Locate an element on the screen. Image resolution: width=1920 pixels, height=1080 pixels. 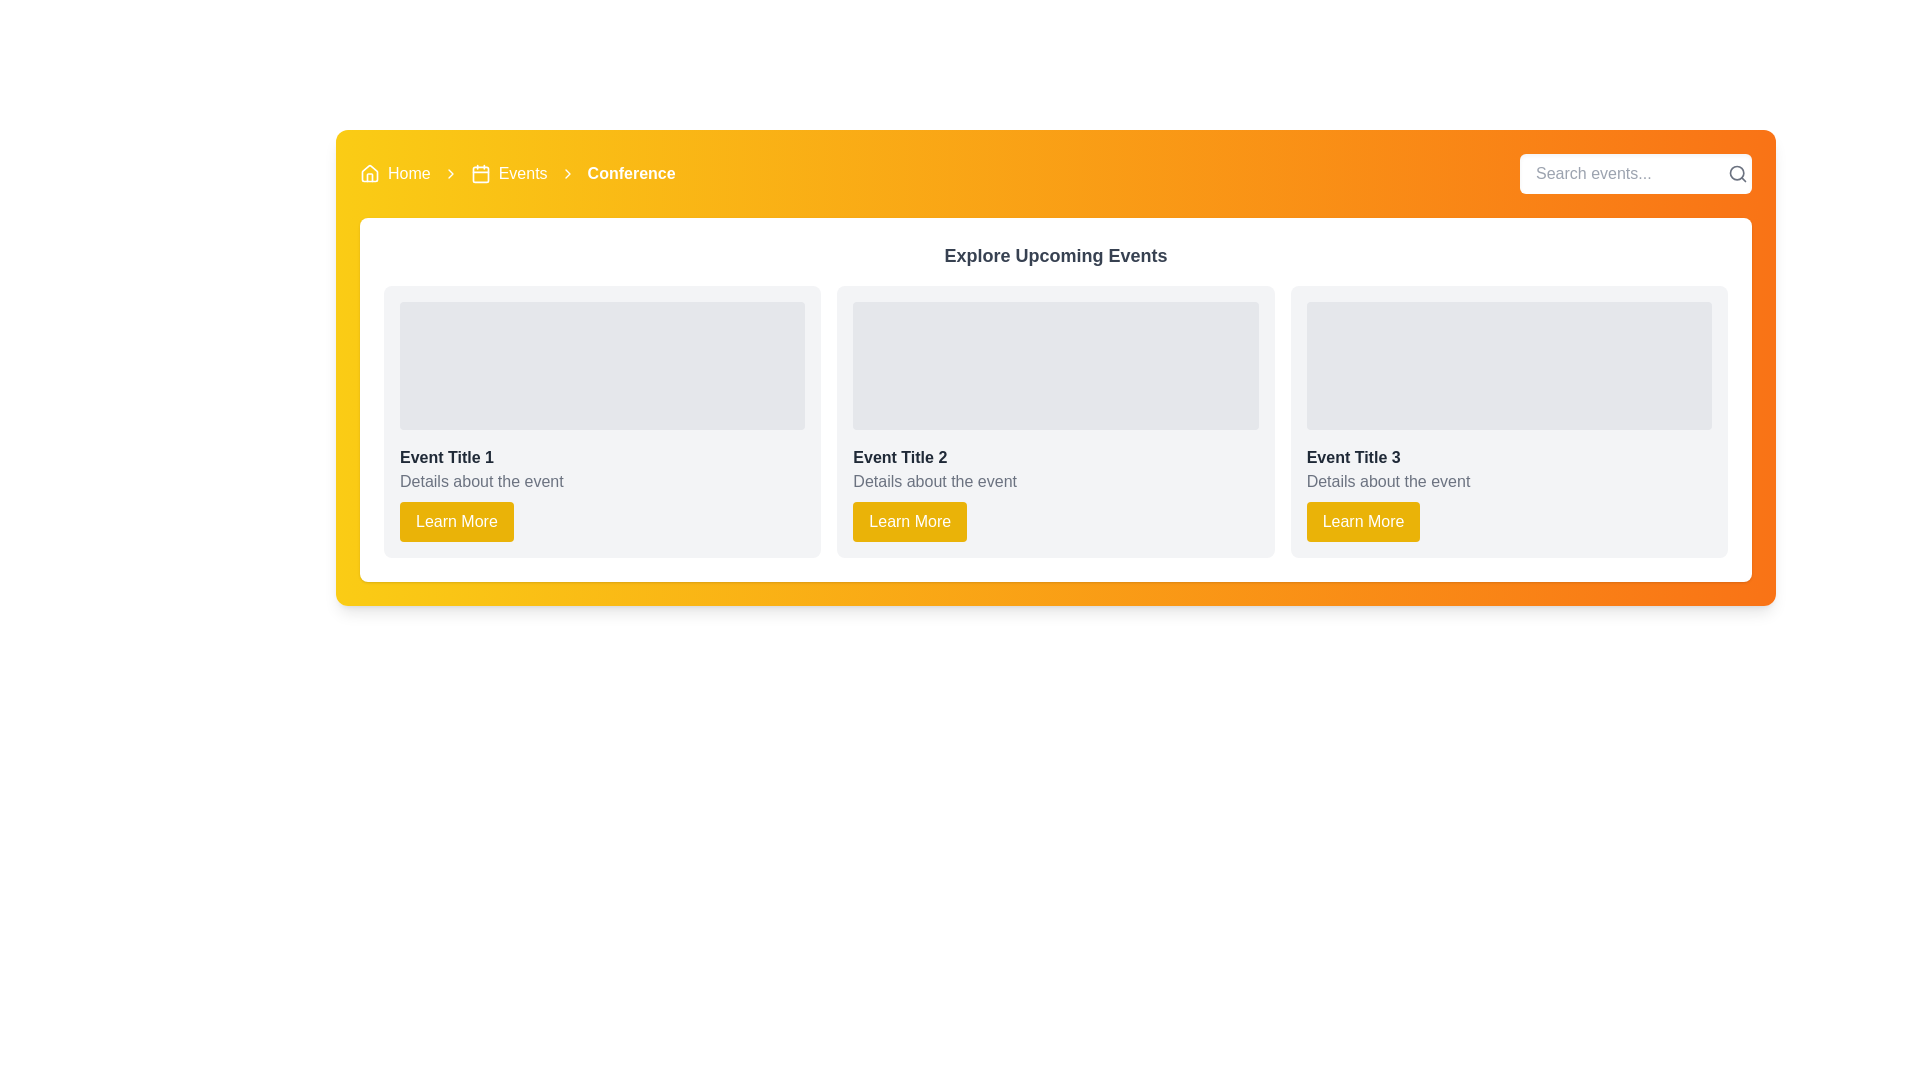
text content of the 'Conference' text label, which is styled with a white bold font and is part of a breadcrumb navigation bar is located at coordinates (630, 172).